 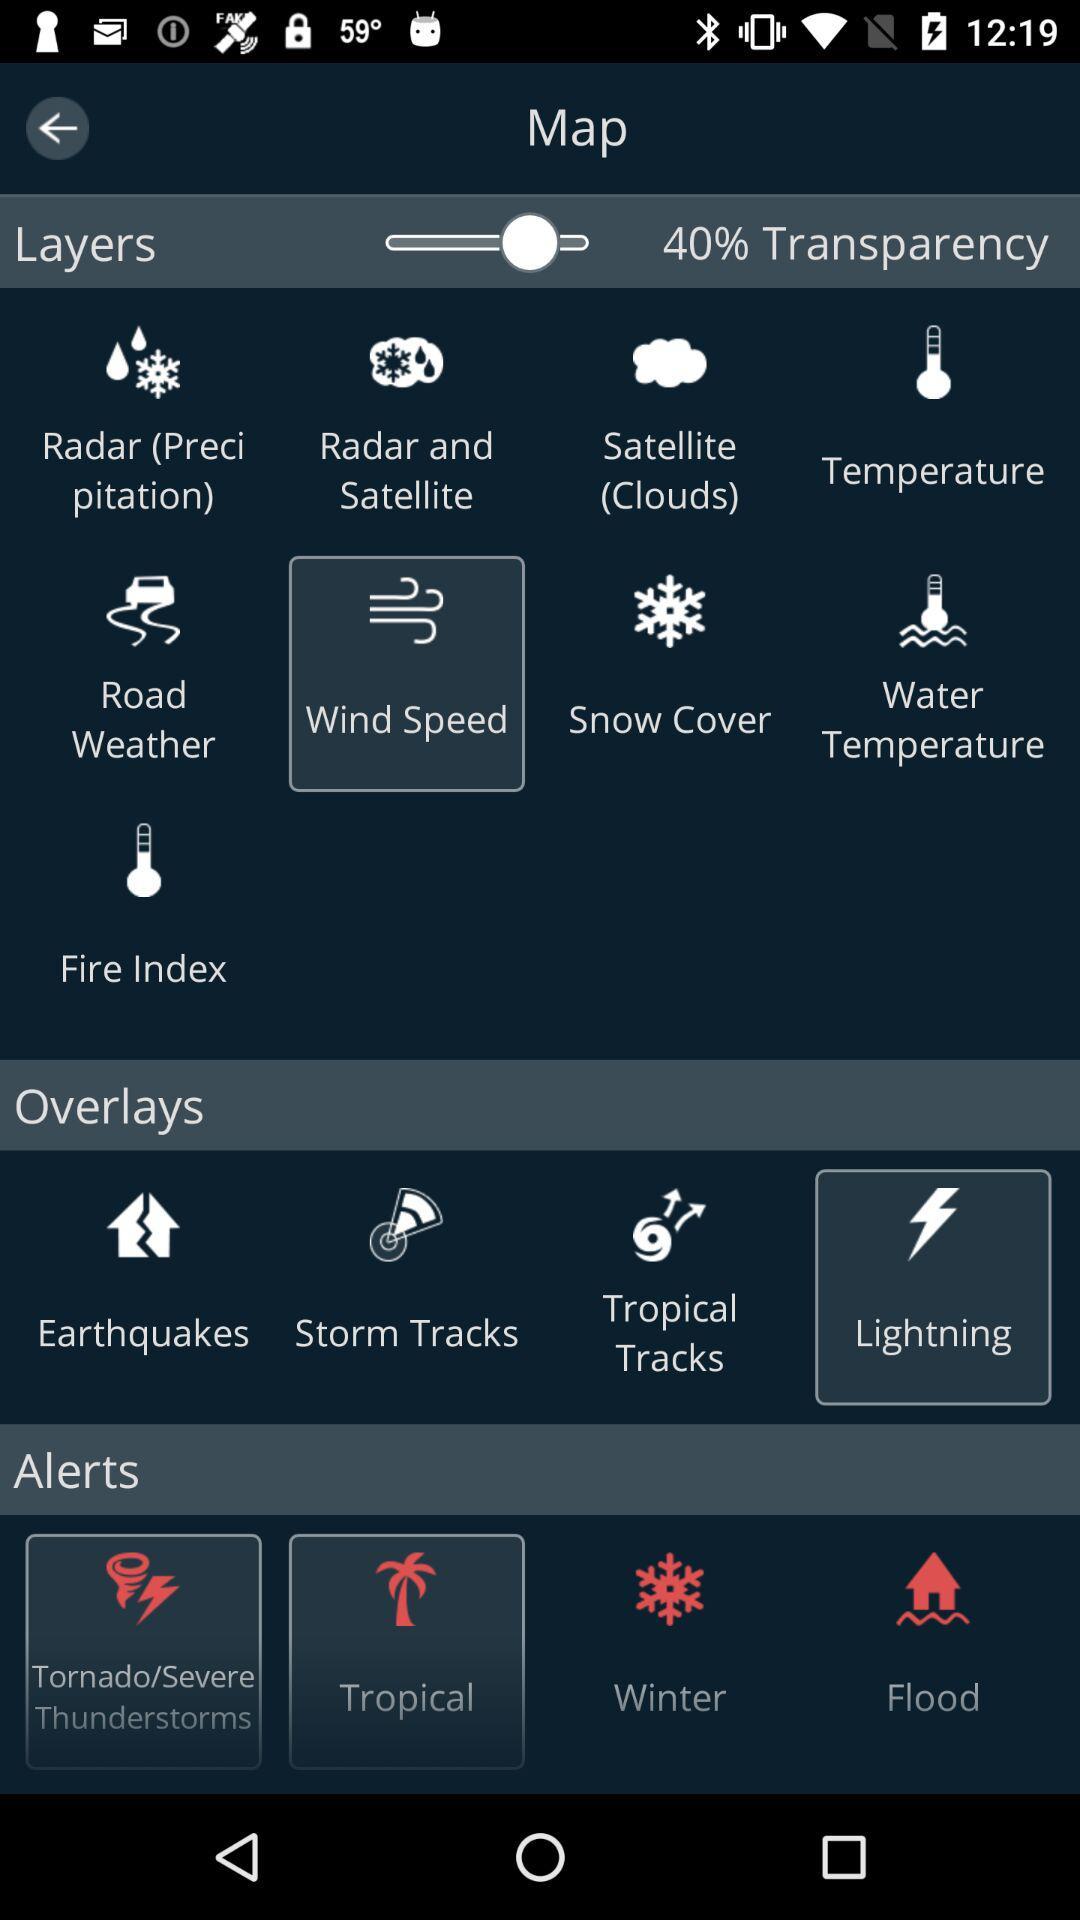 What do you see at coordinates (405, 362) in the screenshot?
I see `the icon above radar and satellite` at bounding box center [405, 362].